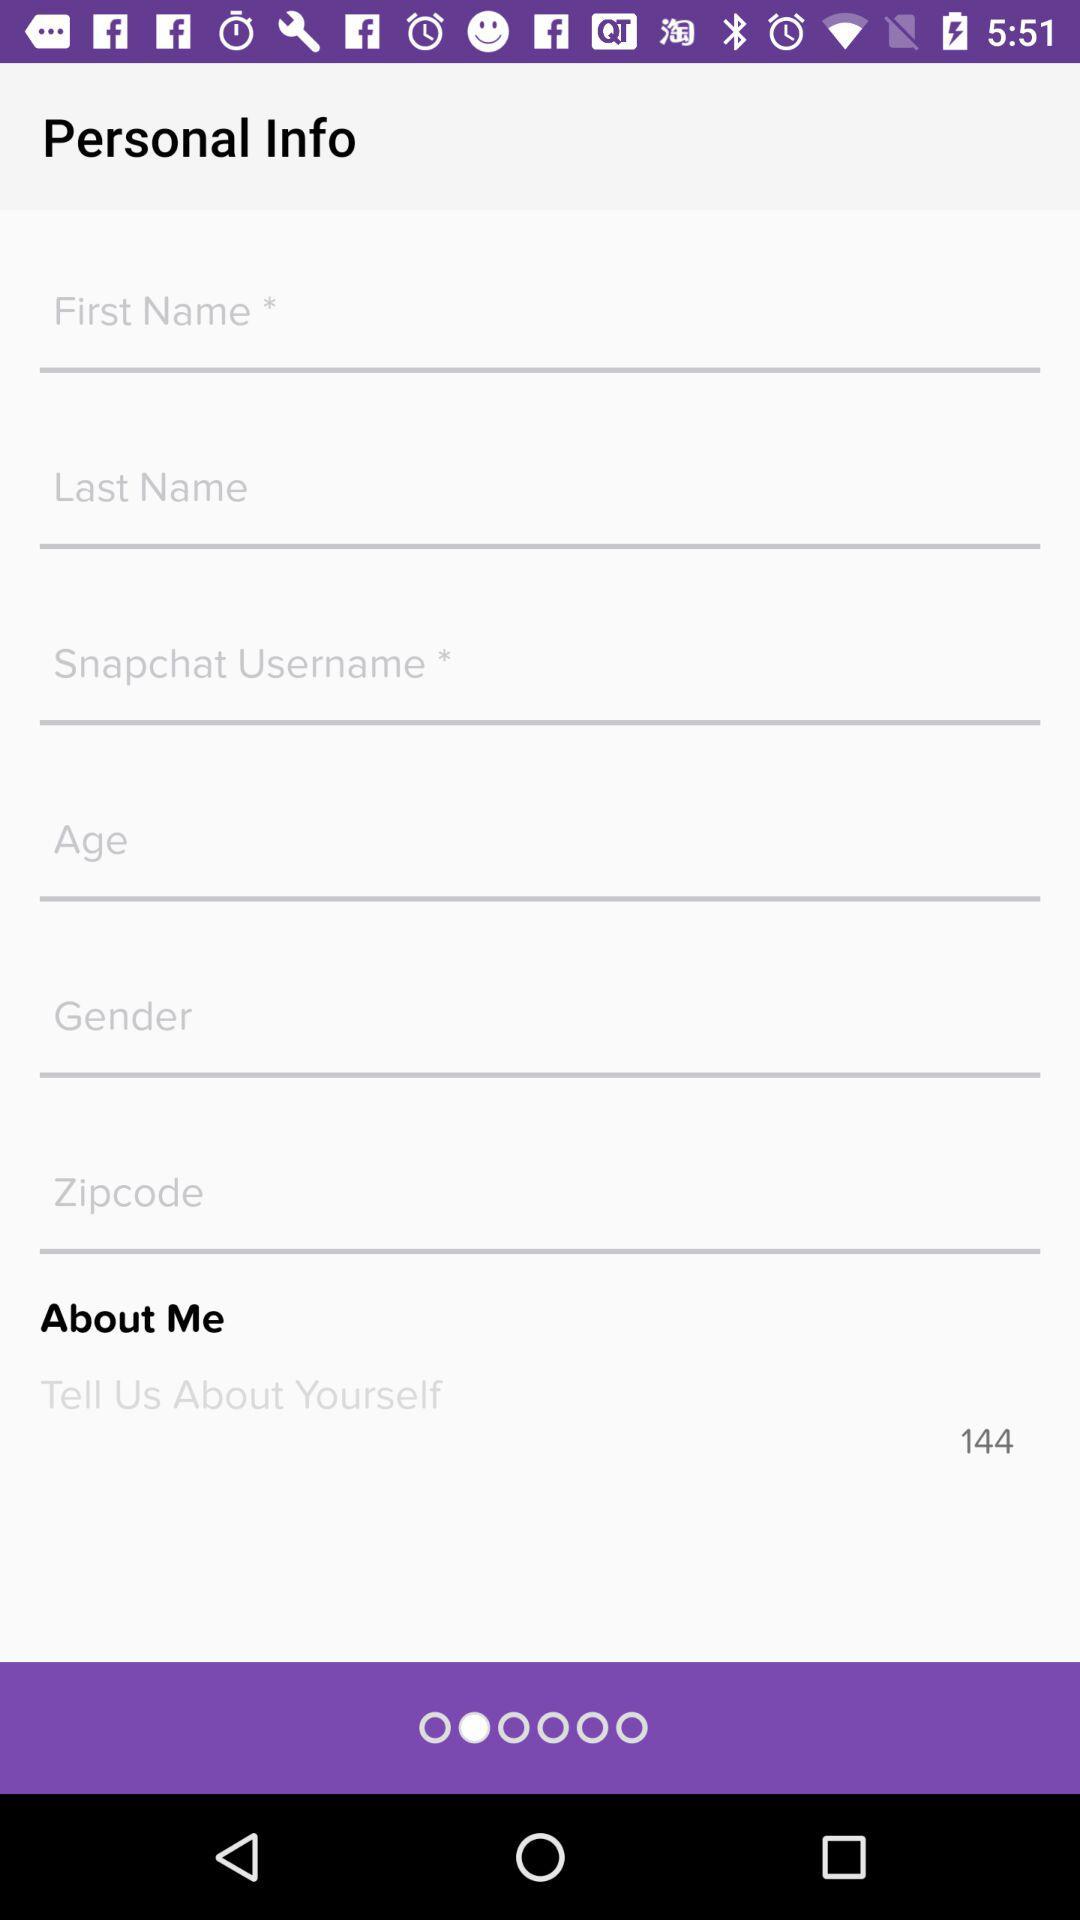 Image resolution: width=1080 pixels, height=1920 pixels. Describe the element at coordinates (540, 299) in the screenshot. I see `your first name` at that location.